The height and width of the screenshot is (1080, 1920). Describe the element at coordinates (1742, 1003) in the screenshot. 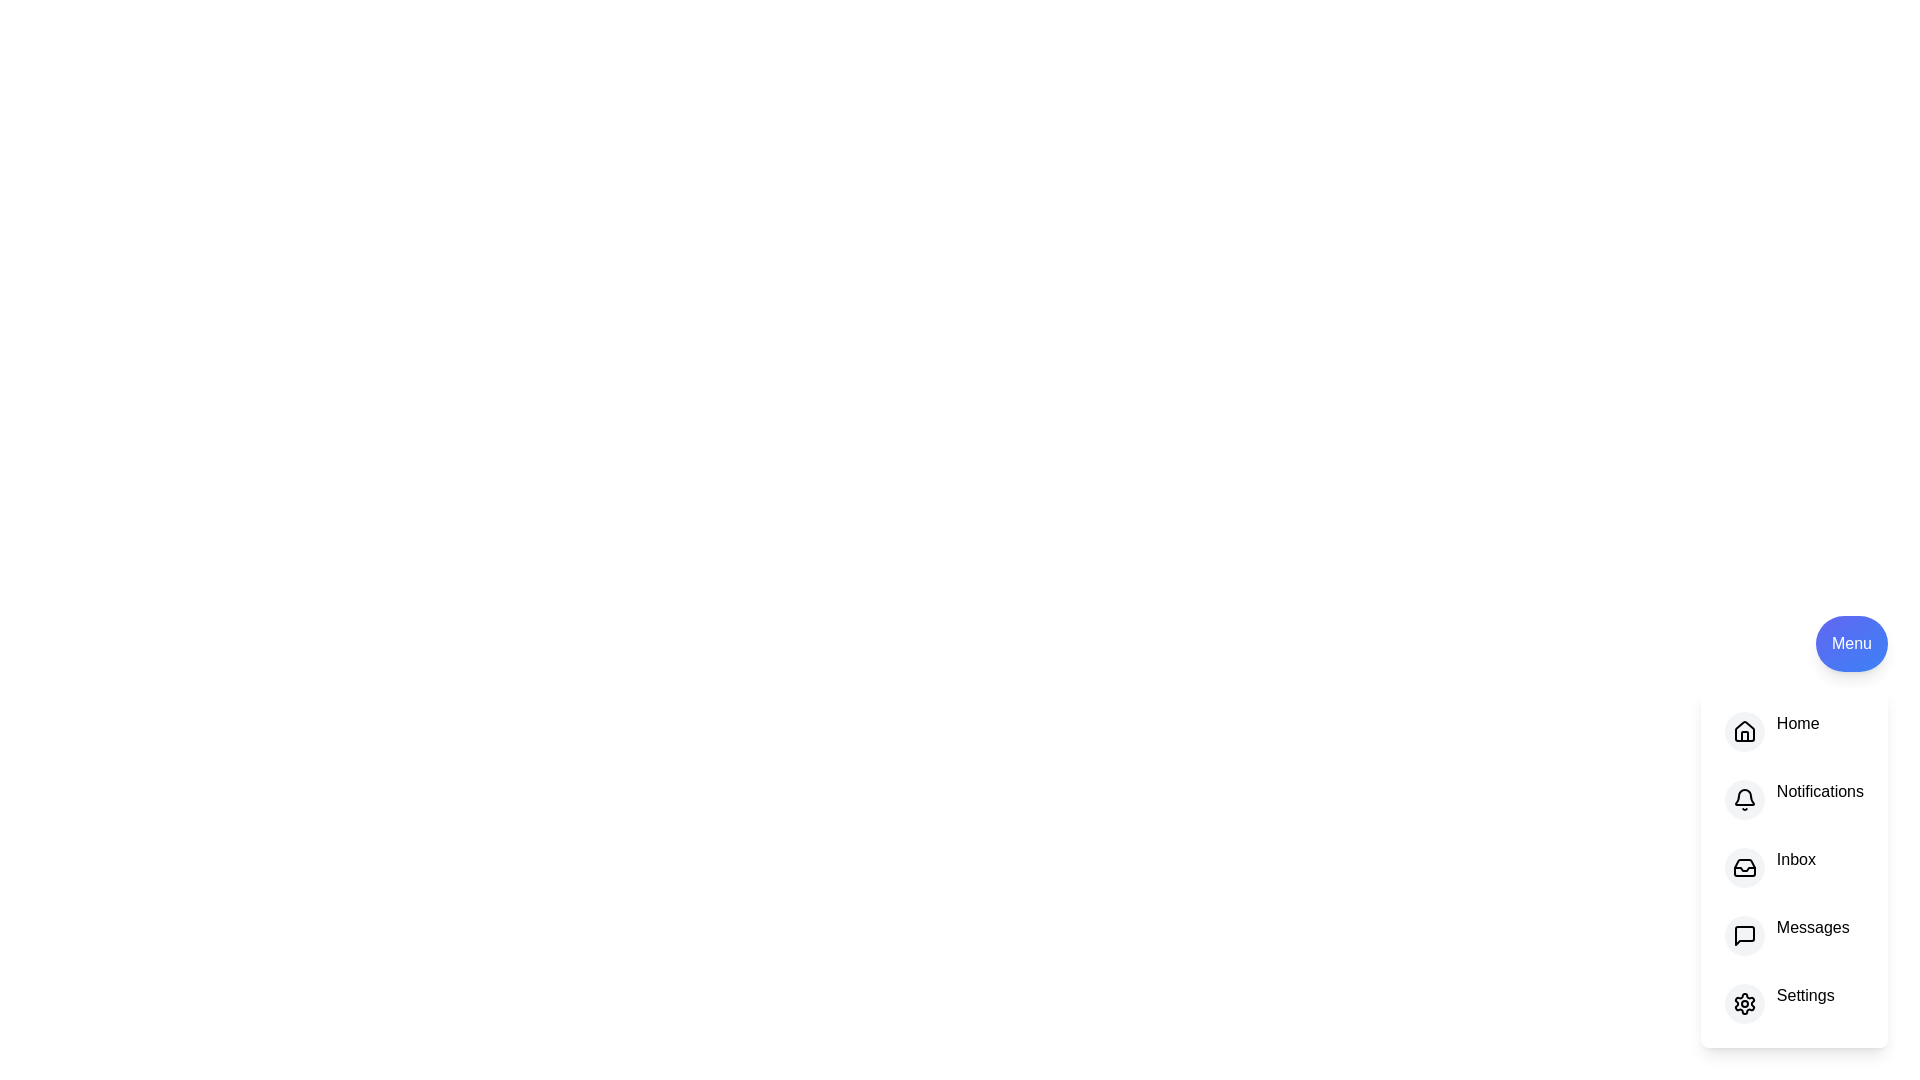

I see `the option Settings from the menu` at that location.